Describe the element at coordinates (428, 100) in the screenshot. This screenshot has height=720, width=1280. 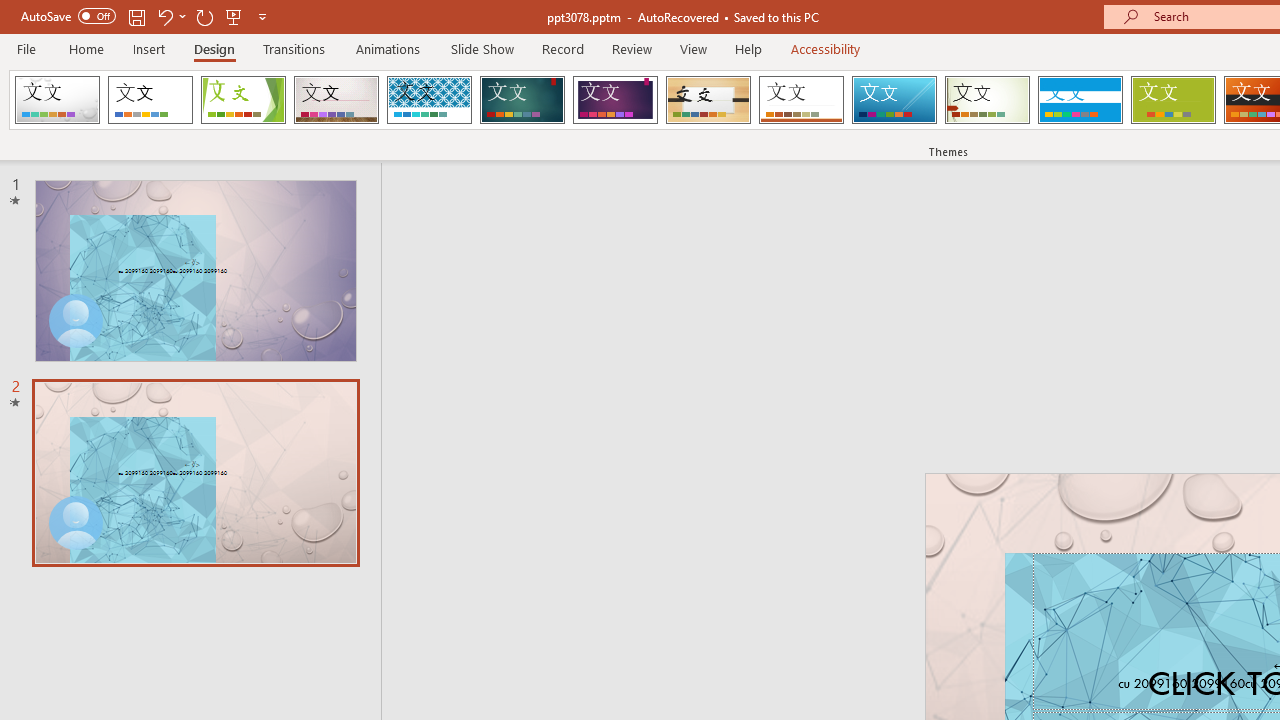
I see `'Integral'` at that location.